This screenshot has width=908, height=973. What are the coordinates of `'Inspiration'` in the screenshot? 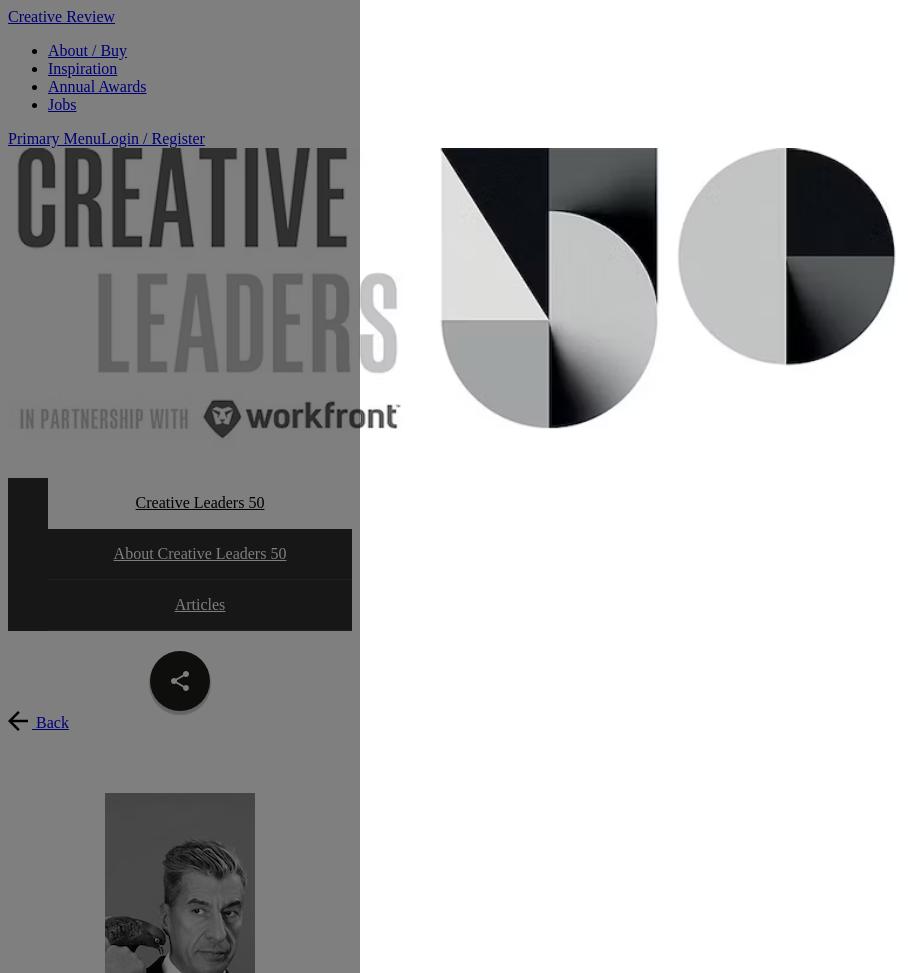 It's located at (81, 68).